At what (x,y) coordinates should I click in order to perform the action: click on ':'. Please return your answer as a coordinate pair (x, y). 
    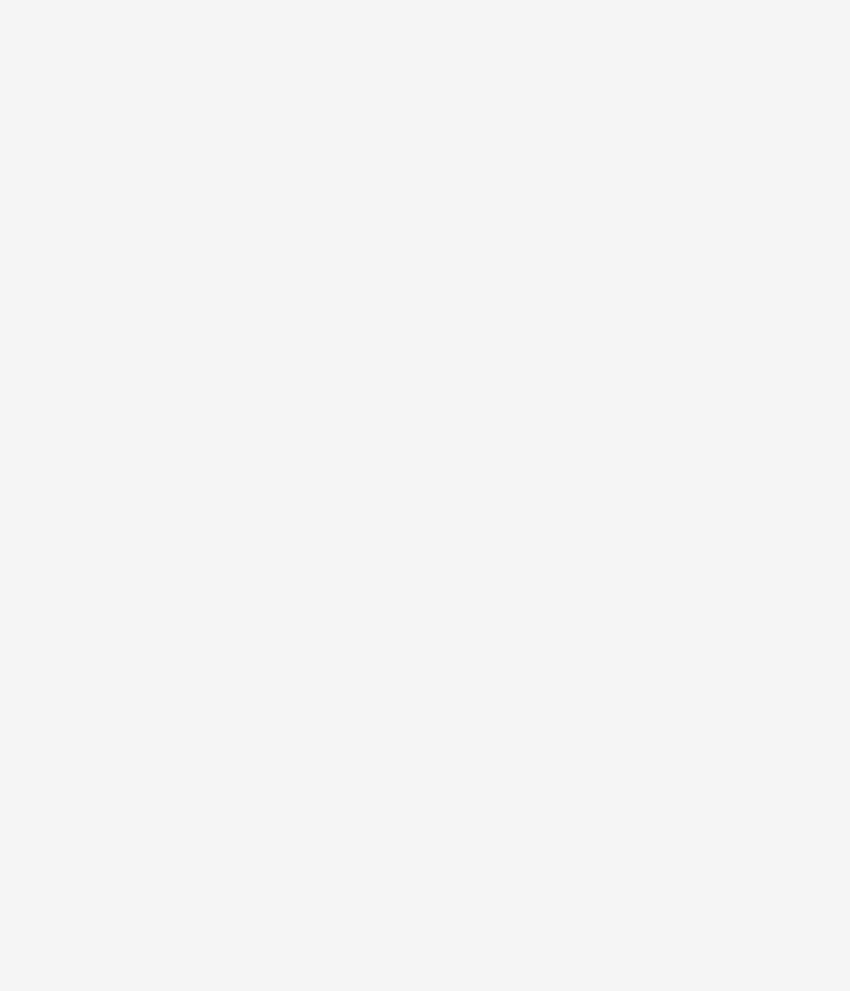
    Looking at the image, I should click on (170, 522).